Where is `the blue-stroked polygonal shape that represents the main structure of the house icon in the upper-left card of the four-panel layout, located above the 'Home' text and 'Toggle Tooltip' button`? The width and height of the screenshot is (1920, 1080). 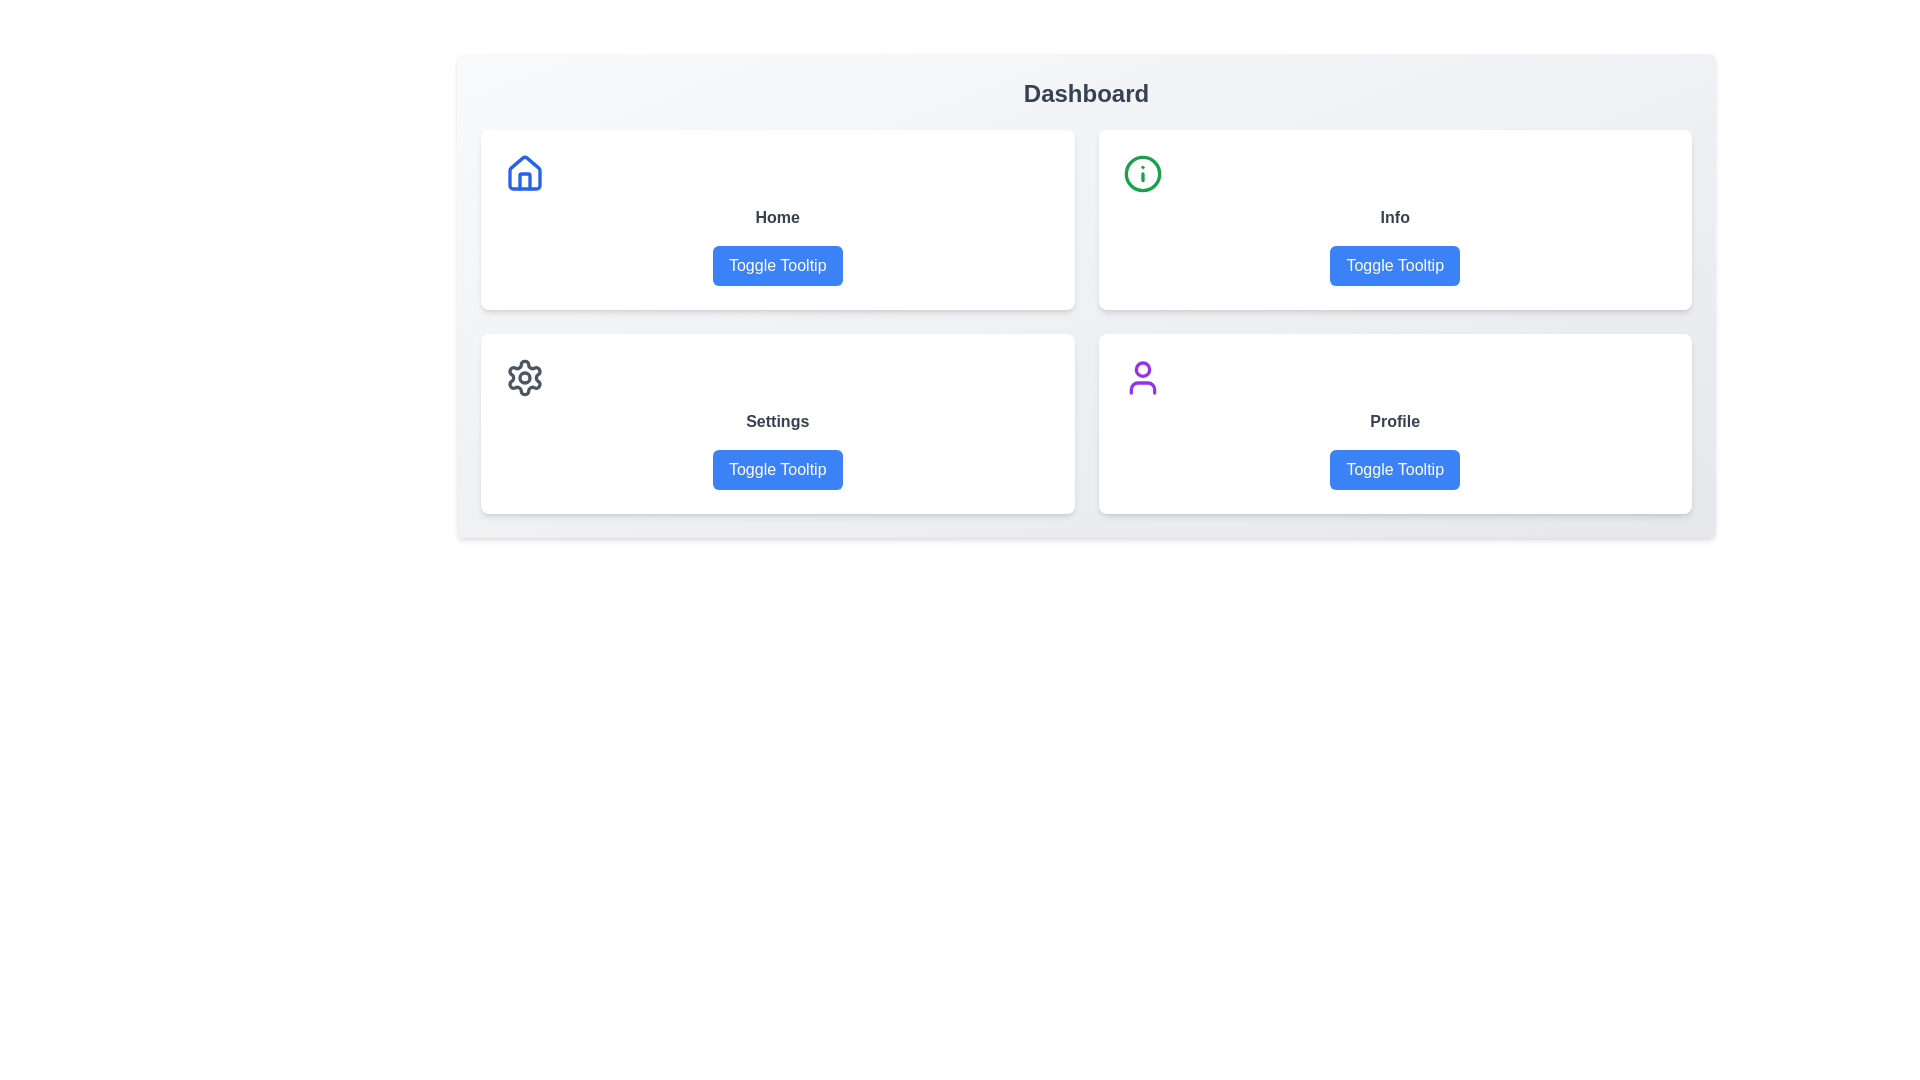
the blue-stroked polygonal shape that represents the main structure of the house icon in the upper-left card of the four-panel layout, located above the 'Home' text and 'Toggle Tooltip' button is located at coordinates (524, 172).